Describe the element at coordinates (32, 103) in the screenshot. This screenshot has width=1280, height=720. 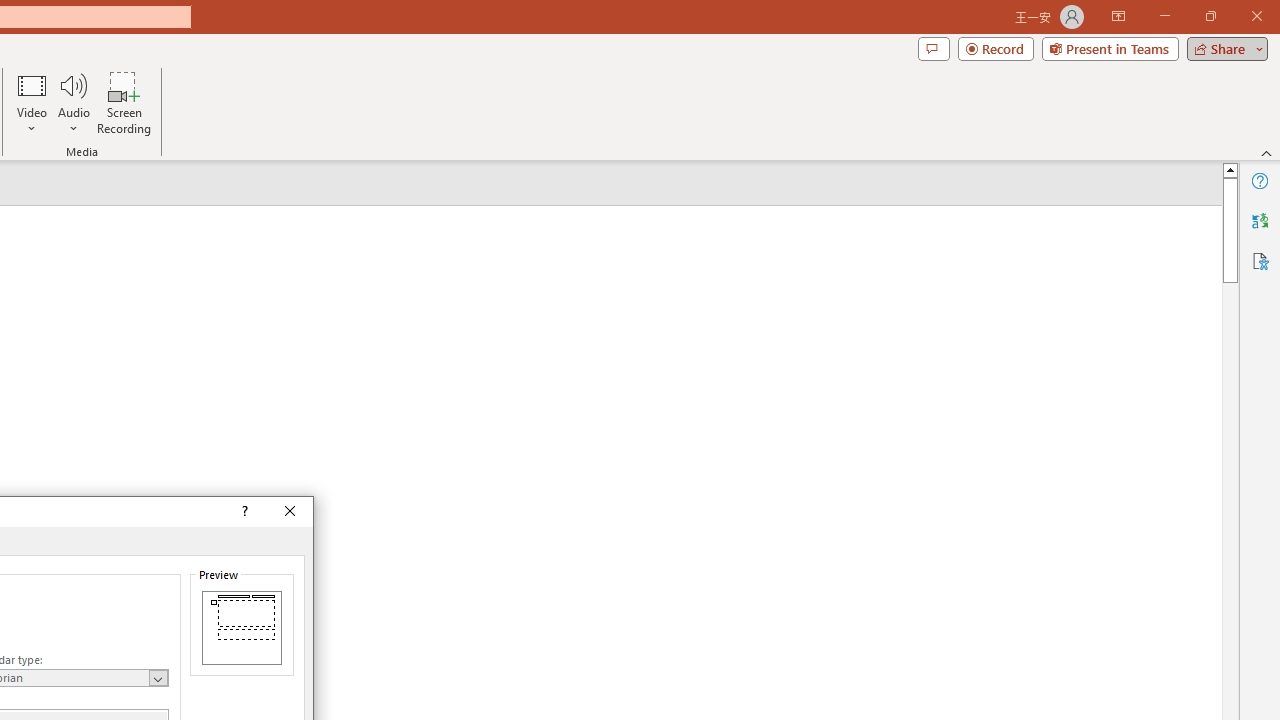
I see `'Video'` at that location.